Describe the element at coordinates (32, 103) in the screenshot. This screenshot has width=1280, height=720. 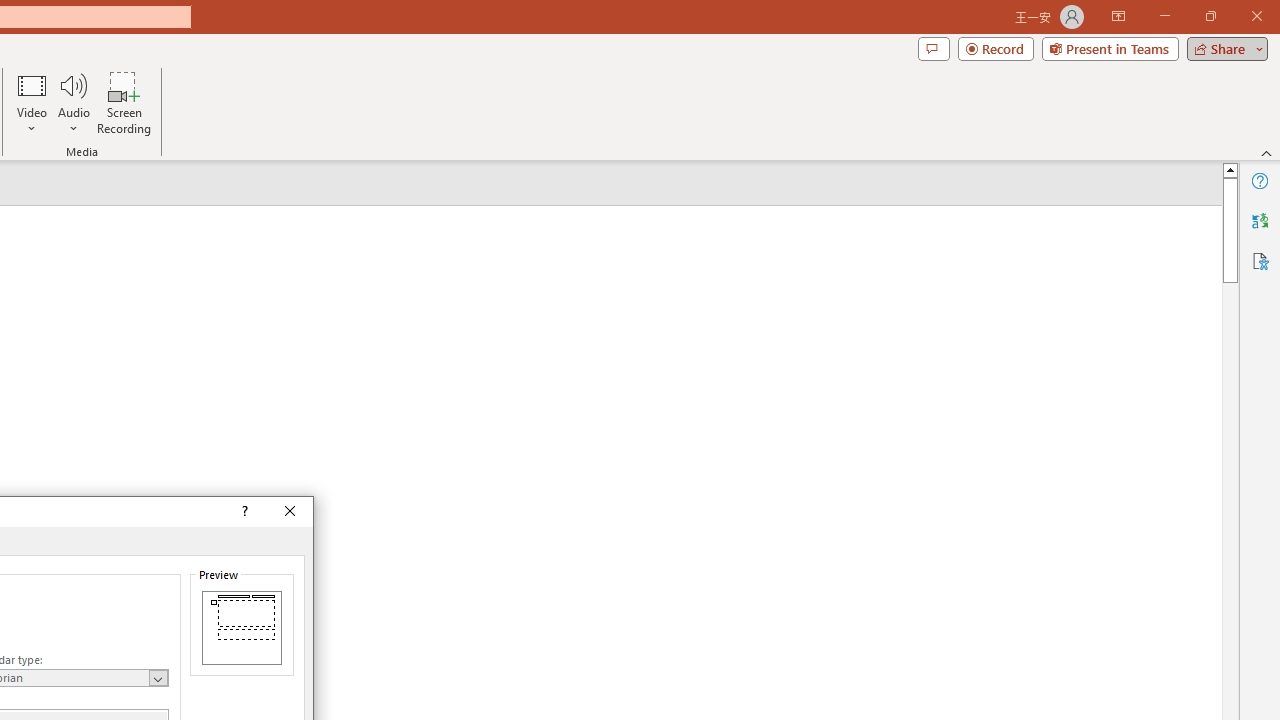
I see `'Video'` at that location.